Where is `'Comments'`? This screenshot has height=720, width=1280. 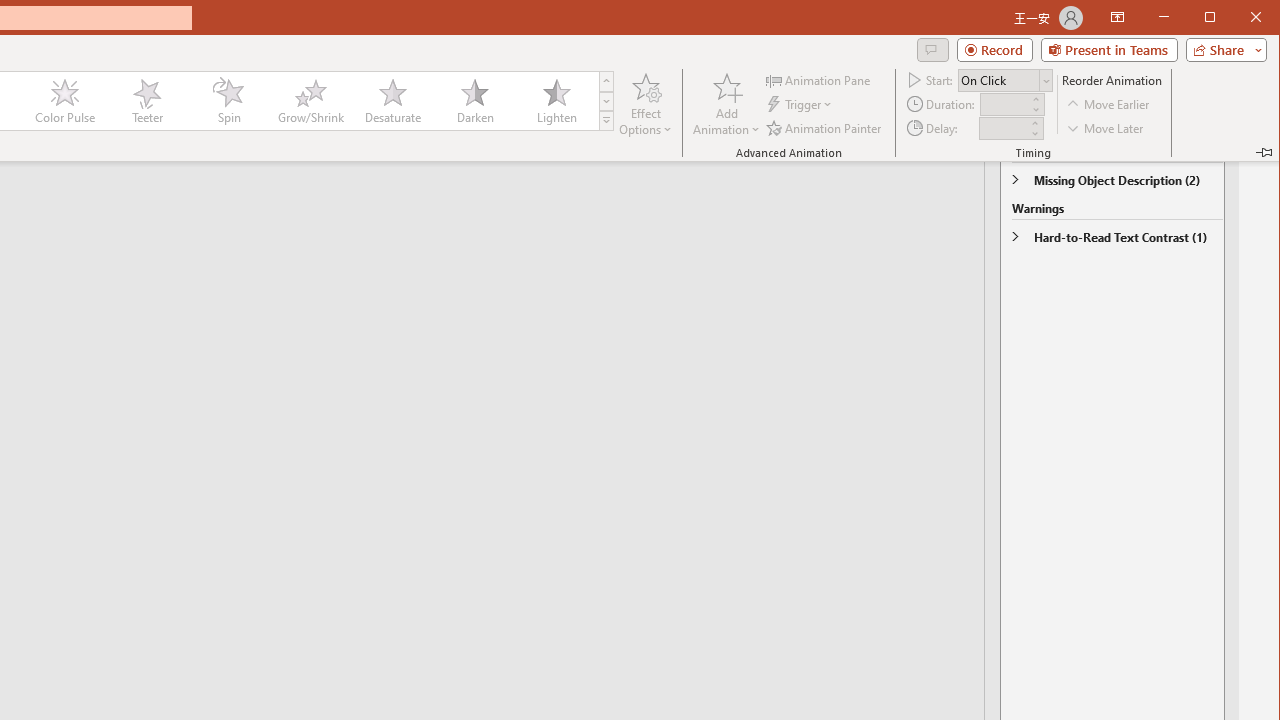
'Comments' is located at coordinates (931, 49).